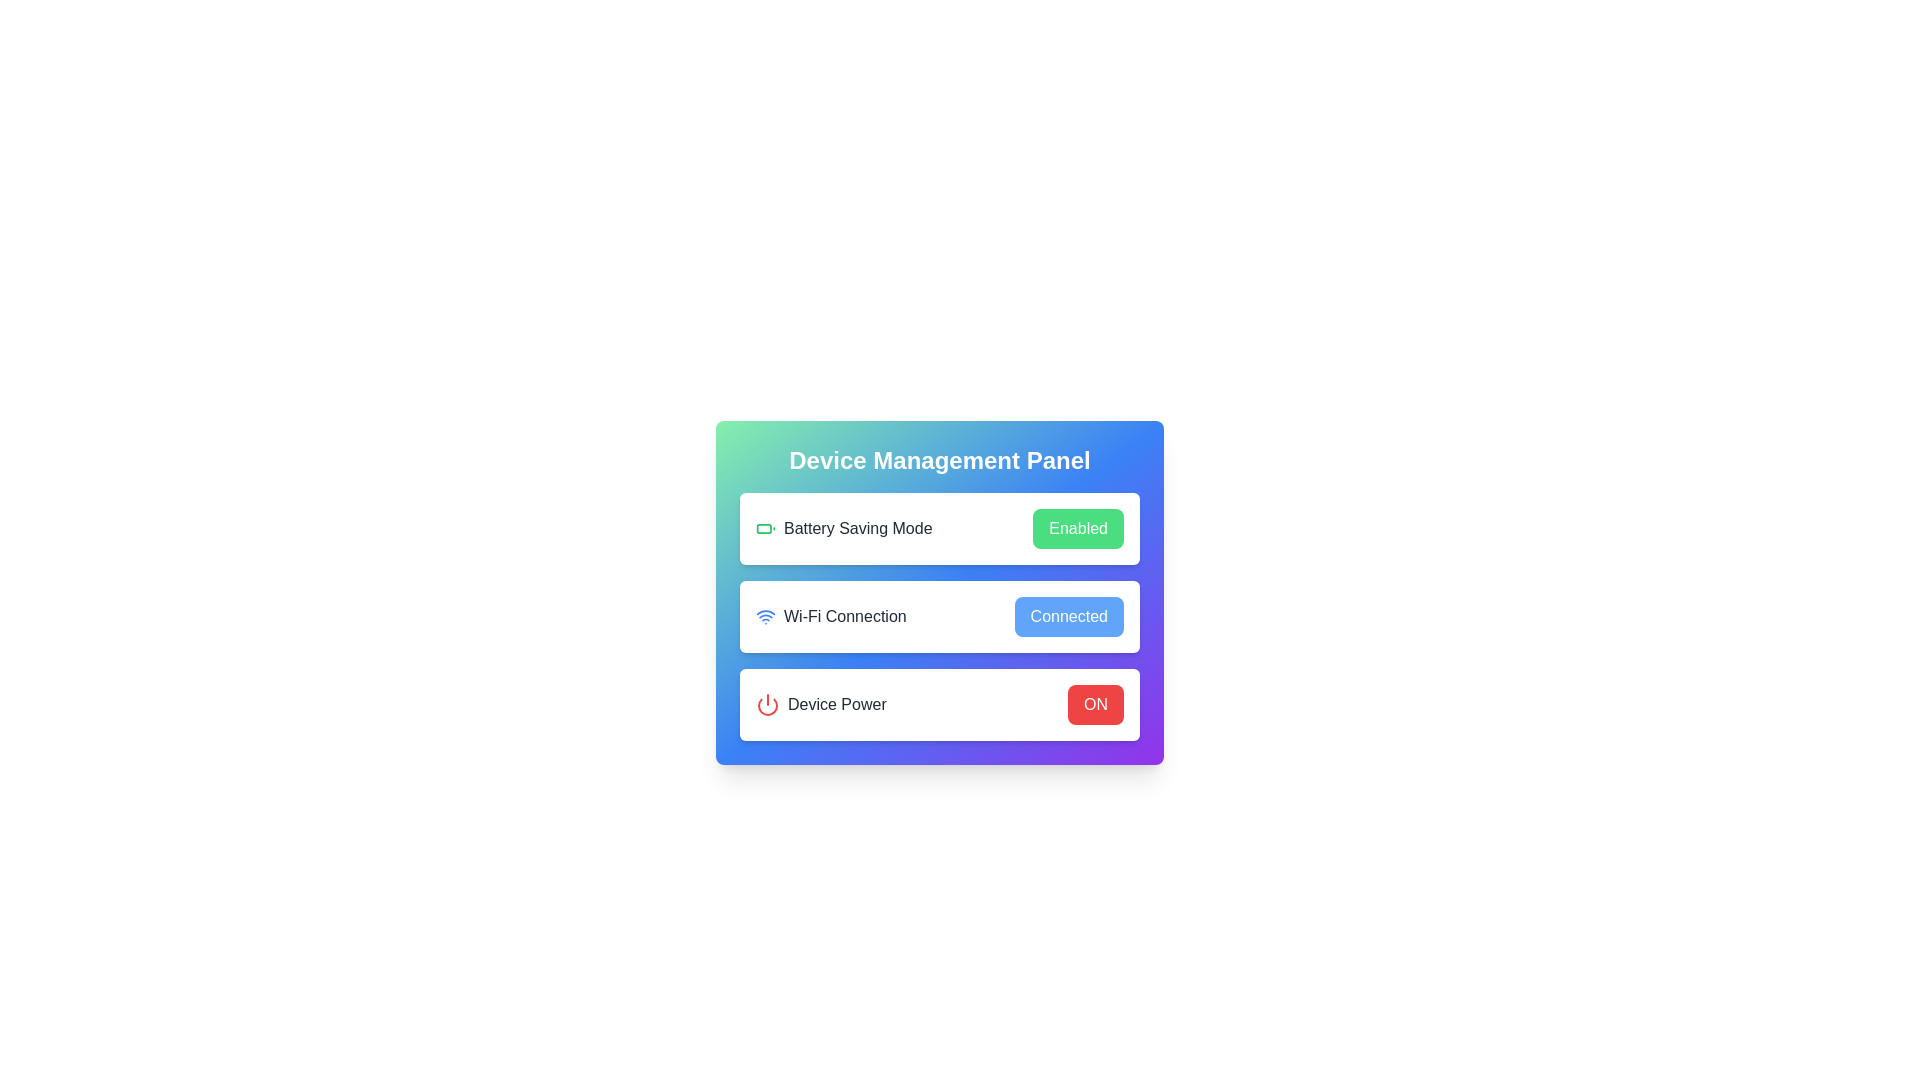  I want to click on second arc of the Wi-Fi signal strength icon located next to the 'Wi-Fi Connection' label in the second row of the Device Management Panel interface, so click(765, 611).